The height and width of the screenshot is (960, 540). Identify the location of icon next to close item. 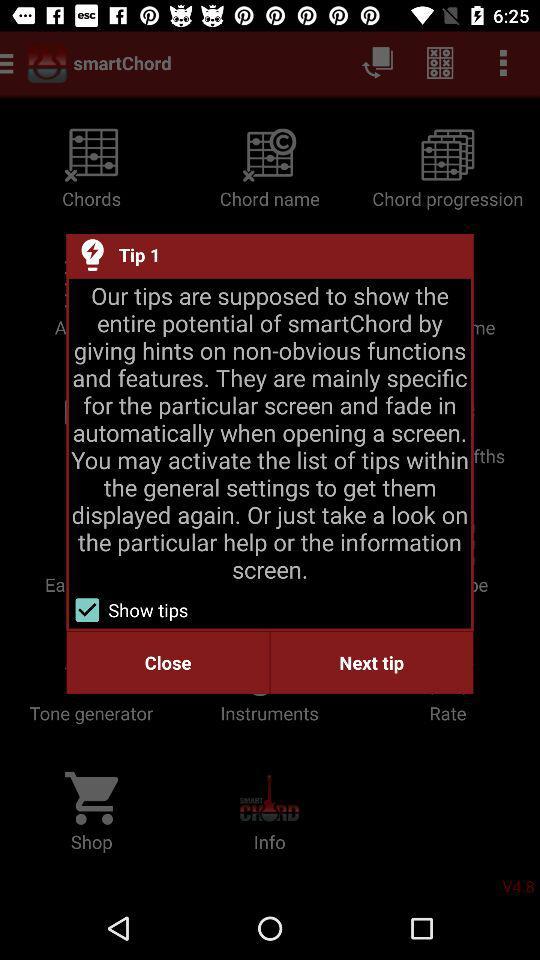
(370, 662).